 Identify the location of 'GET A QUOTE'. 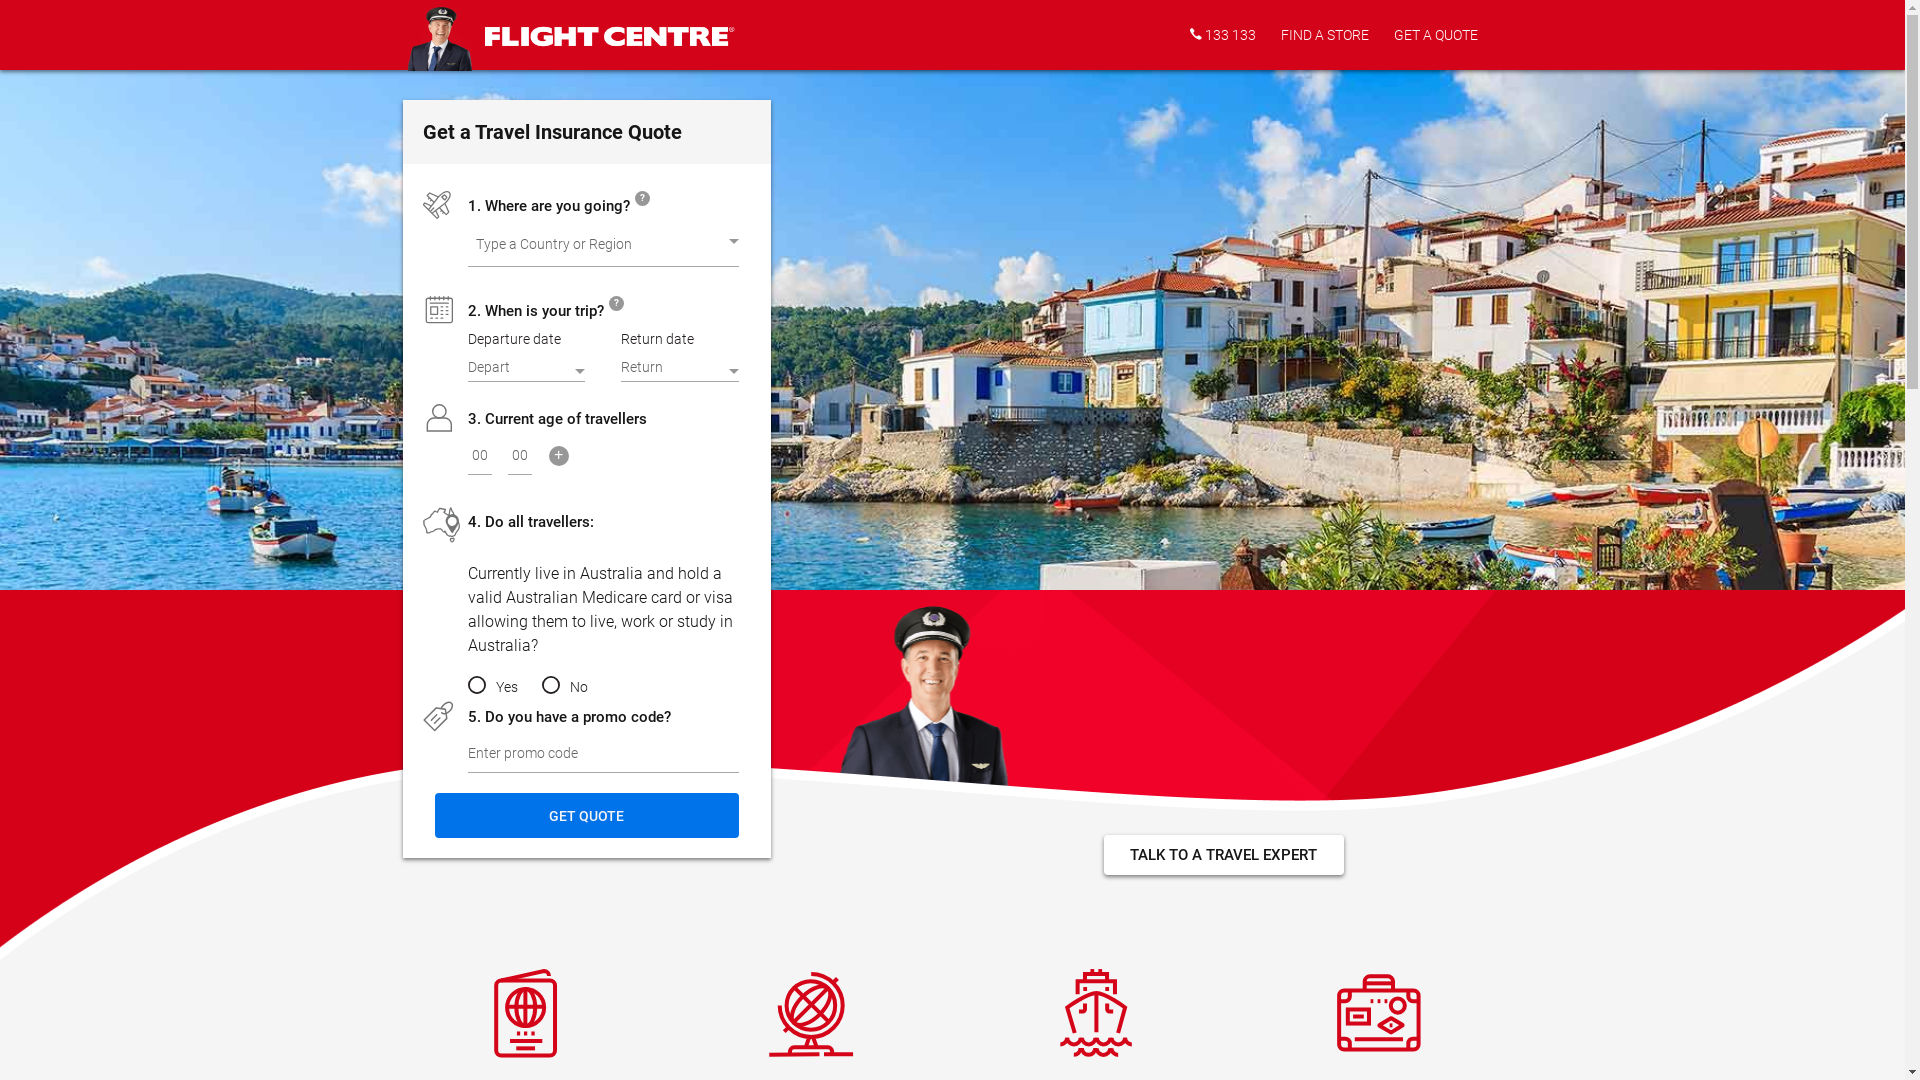
(1434, 34).